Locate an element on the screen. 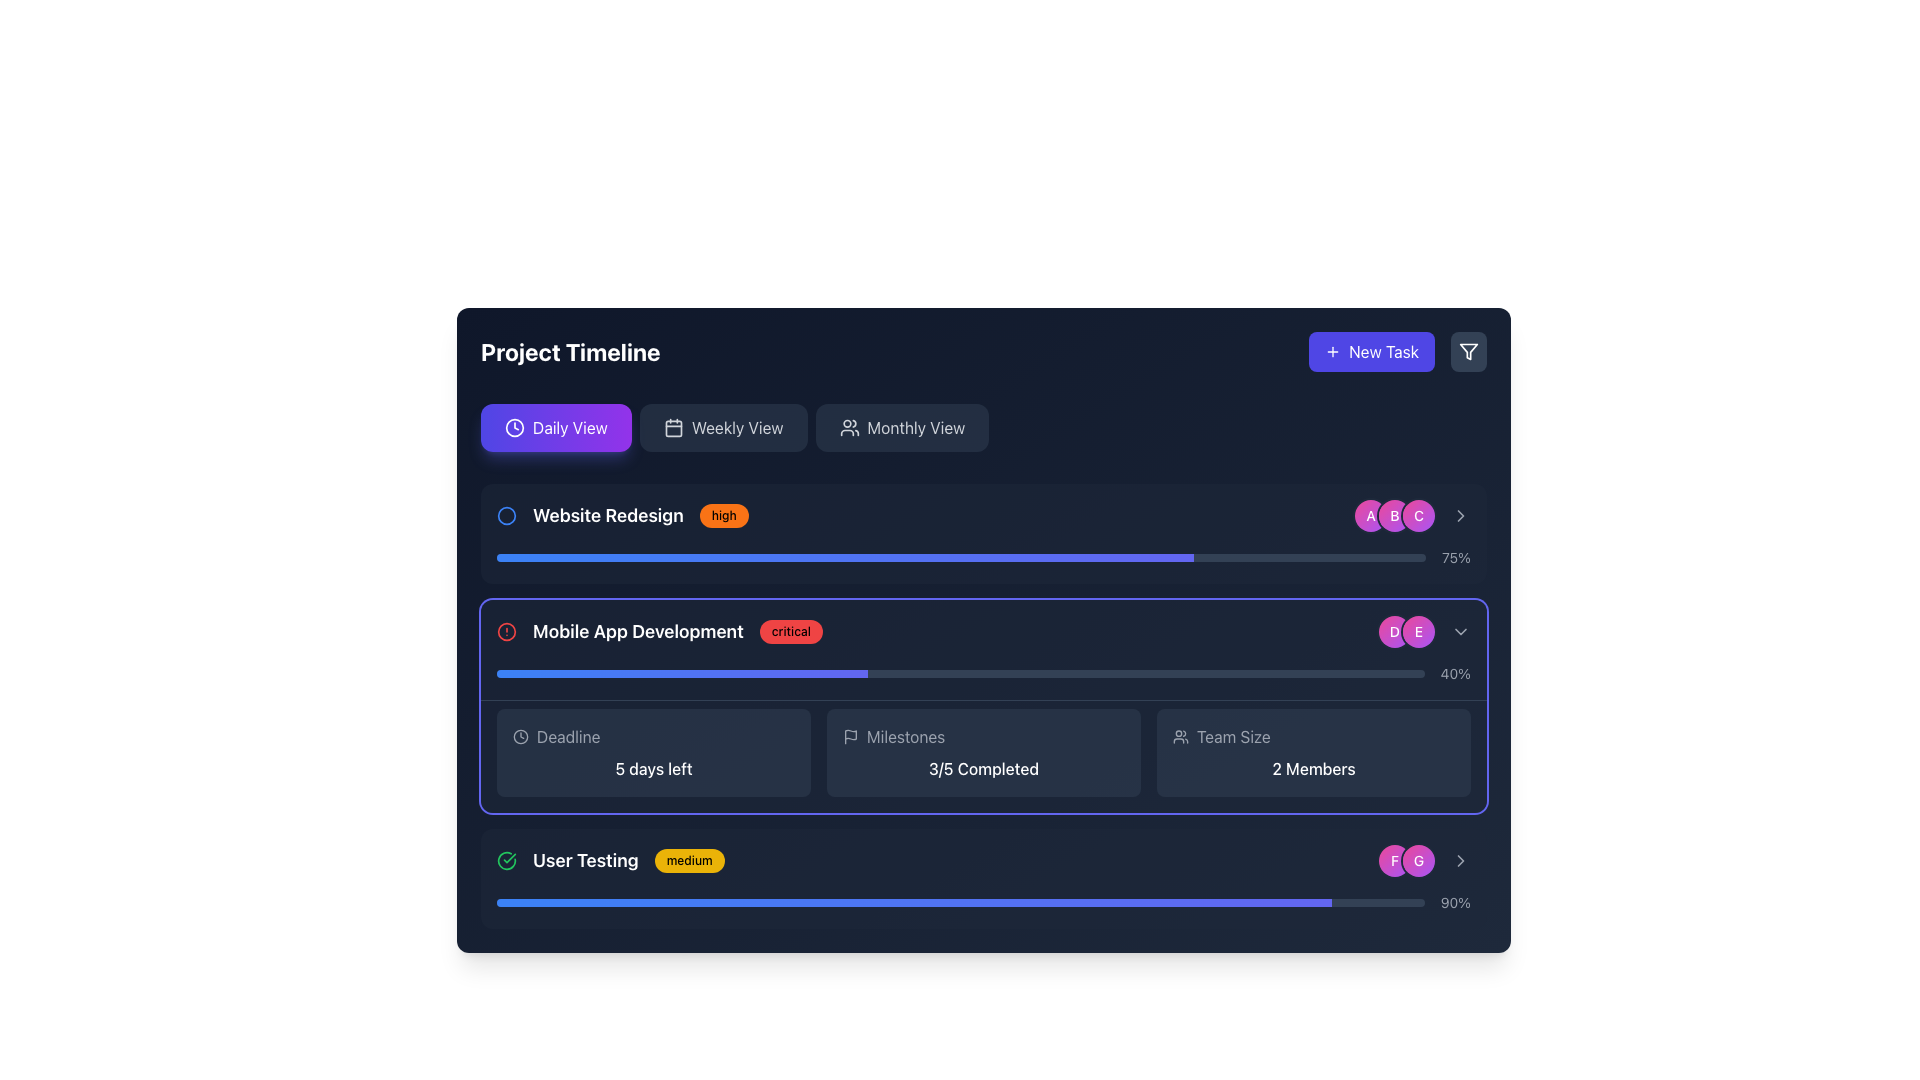 The width and height of the screenshot is (1920, 1080). the completion status of the middle progress bar in the 'Mobile App Development' section, which visually represents a 40% completion rate is located at coordinates (983, 674).